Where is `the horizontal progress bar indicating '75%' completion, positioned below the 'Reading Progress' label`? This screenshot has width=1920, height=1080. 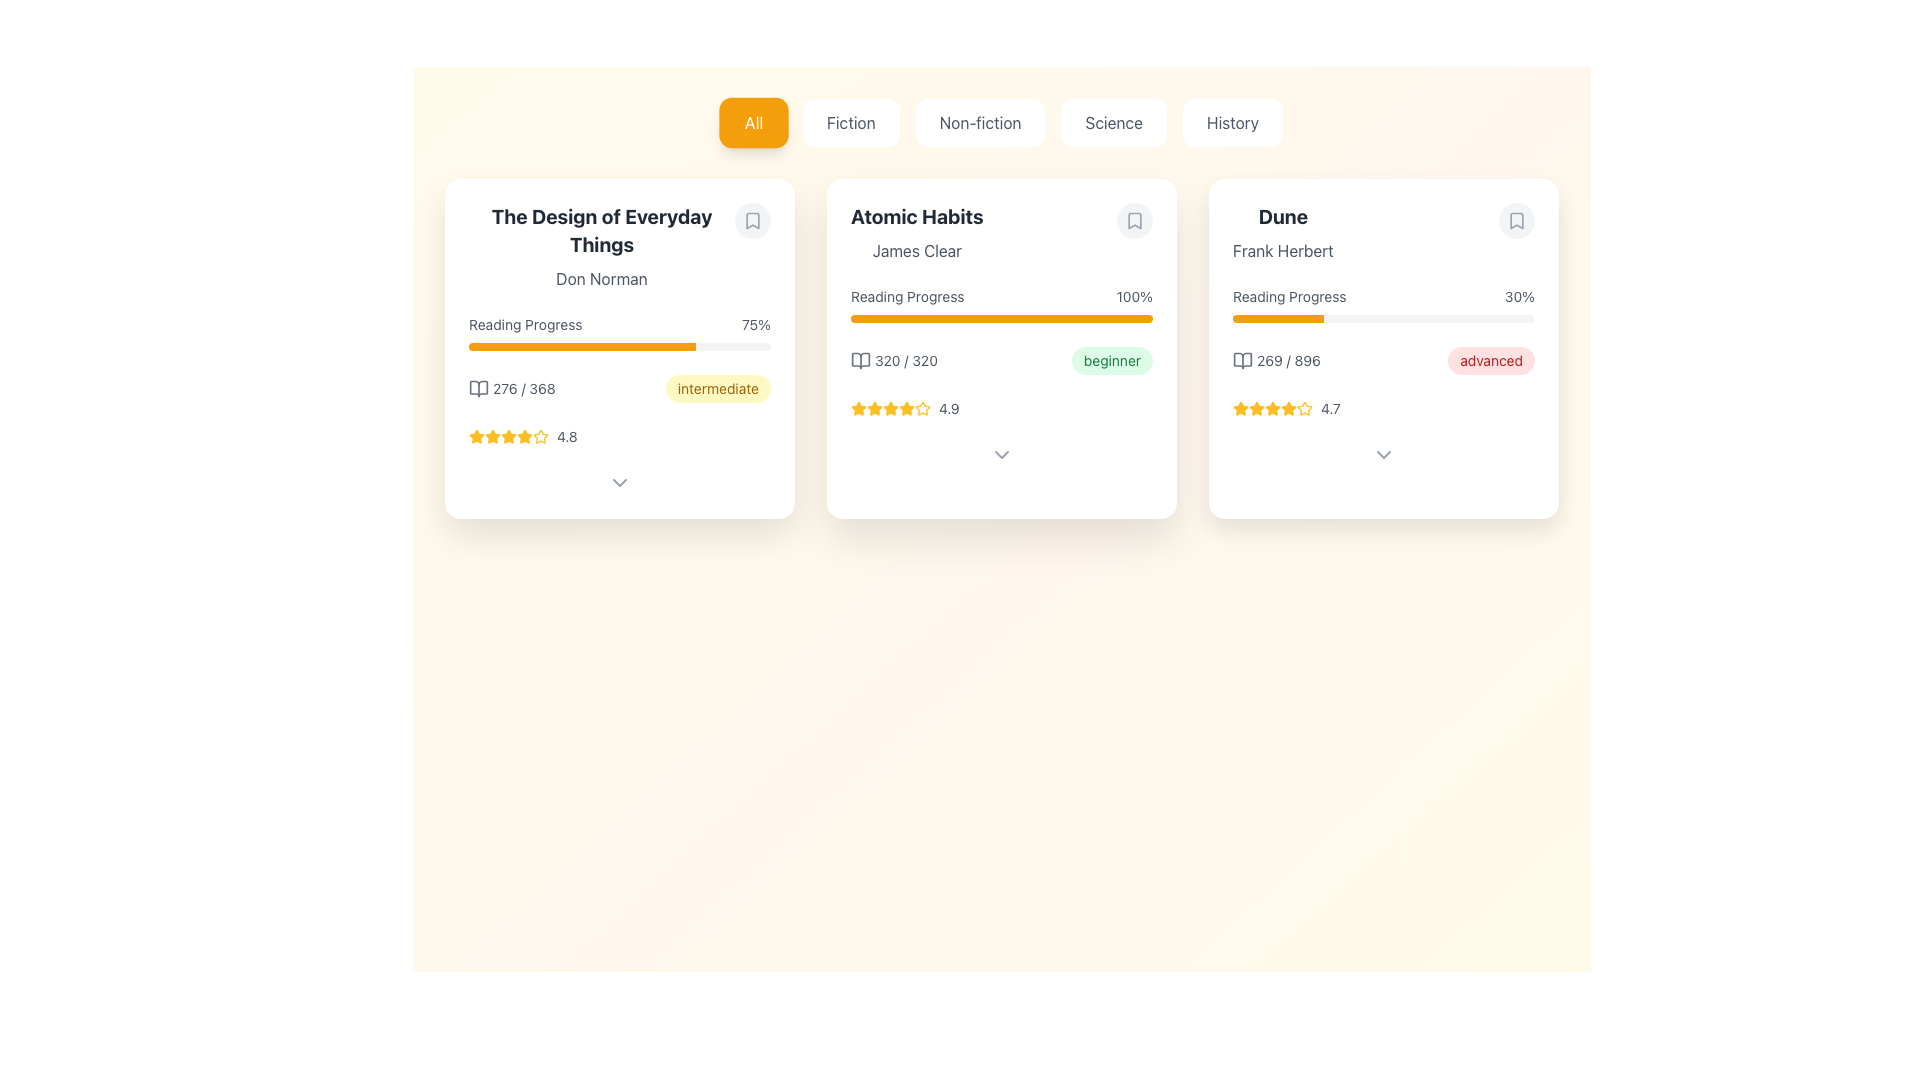 the horizontal progress bar indicating '75%' completion, positioned below the 'Reading Progress' label is located at coordinates (618, 346).